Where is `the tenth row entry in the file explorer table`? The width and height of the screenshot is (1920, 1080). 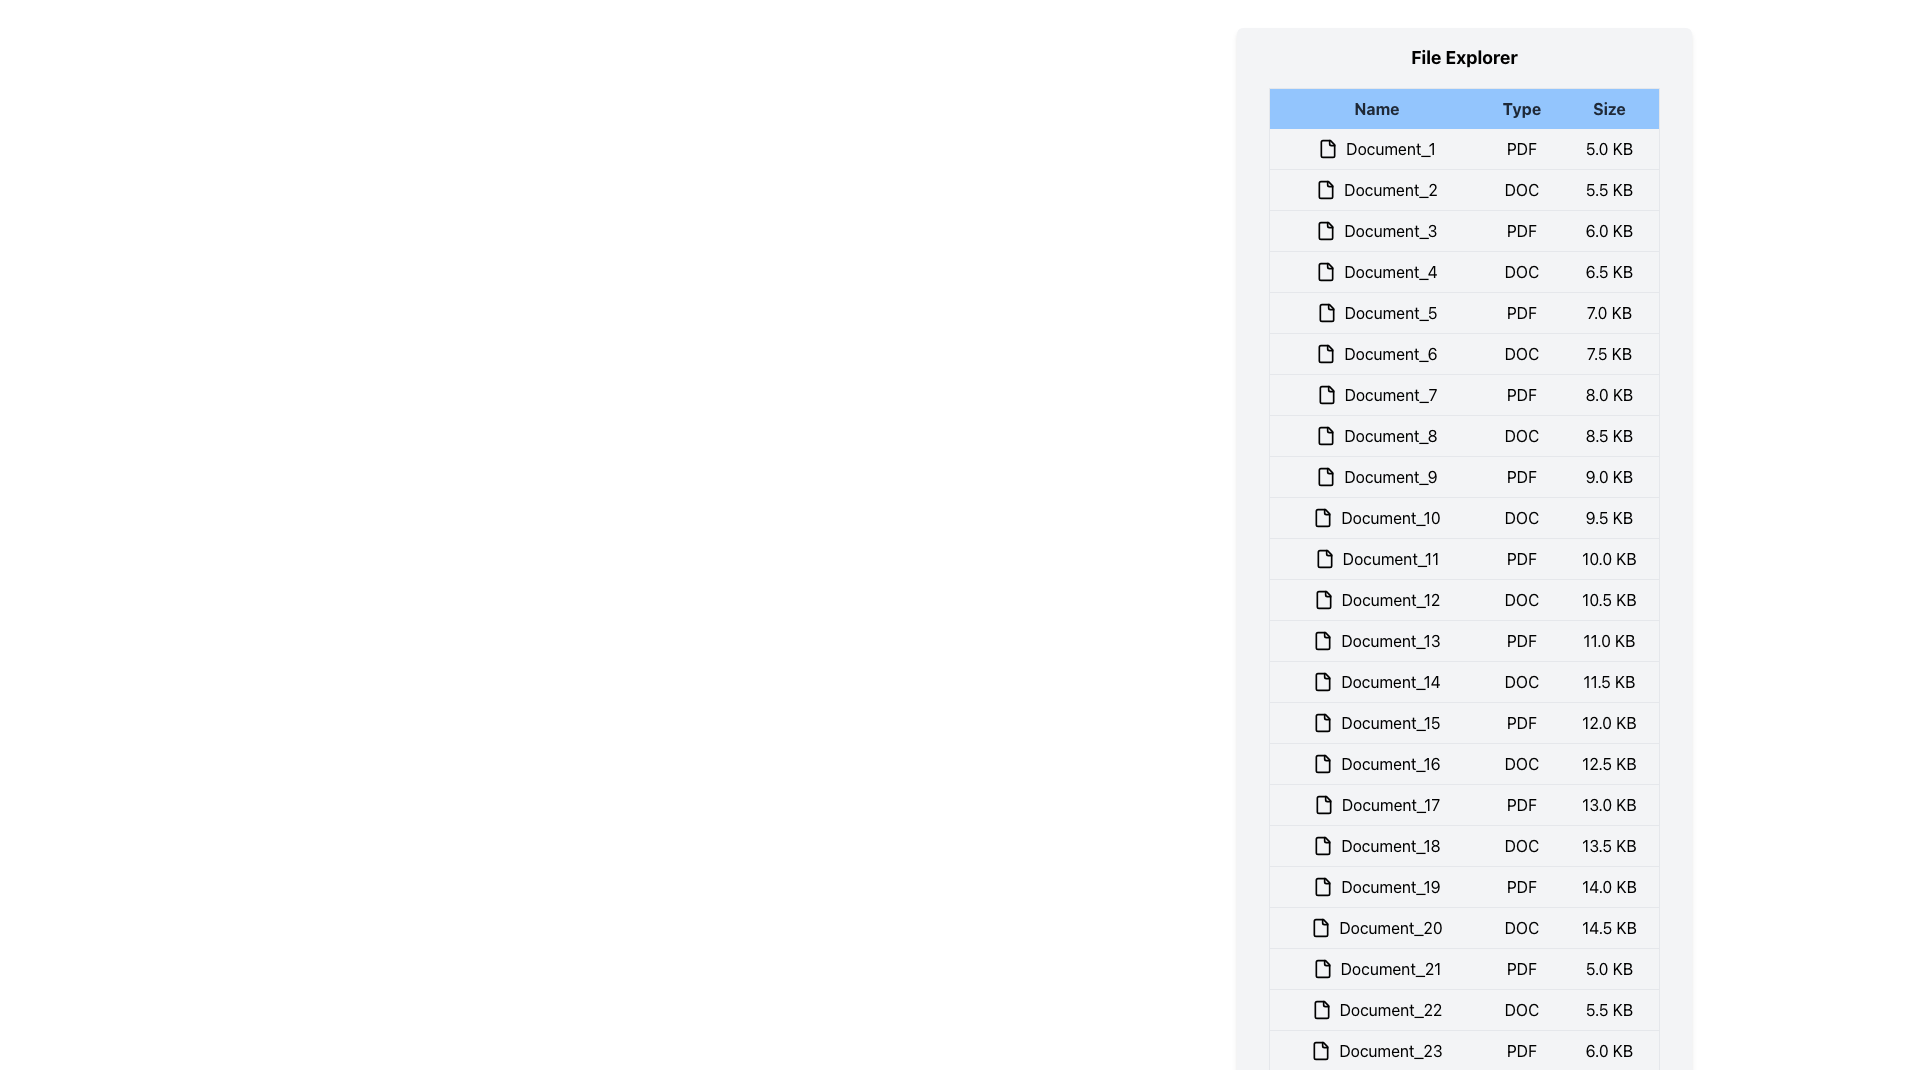 the tenth row entry in the file explorer table is located at coordinates (1464, 516).